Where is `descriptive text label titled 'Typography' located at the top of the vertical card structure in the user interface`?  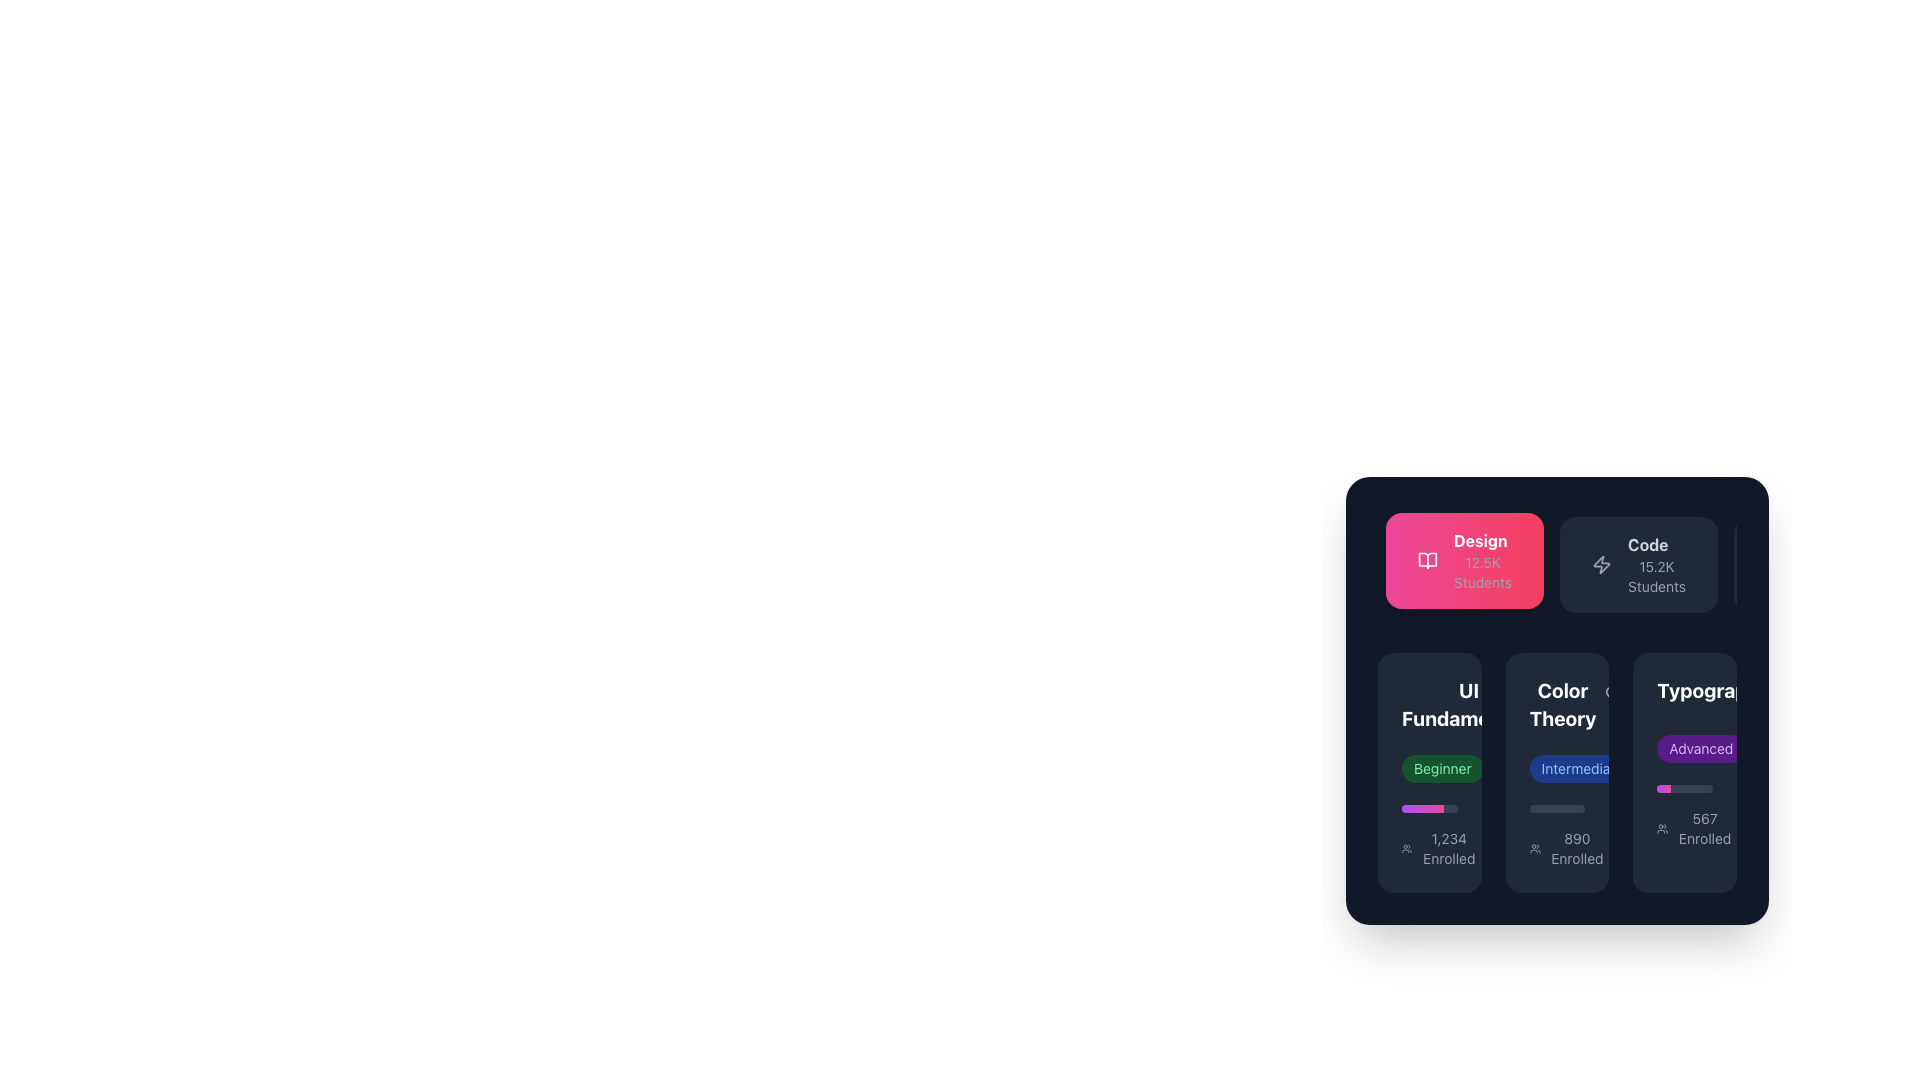 descriptive text label titled 'Typography' located at the top of the vertical card structure in the user interface is located at coordinates (1712, 689).